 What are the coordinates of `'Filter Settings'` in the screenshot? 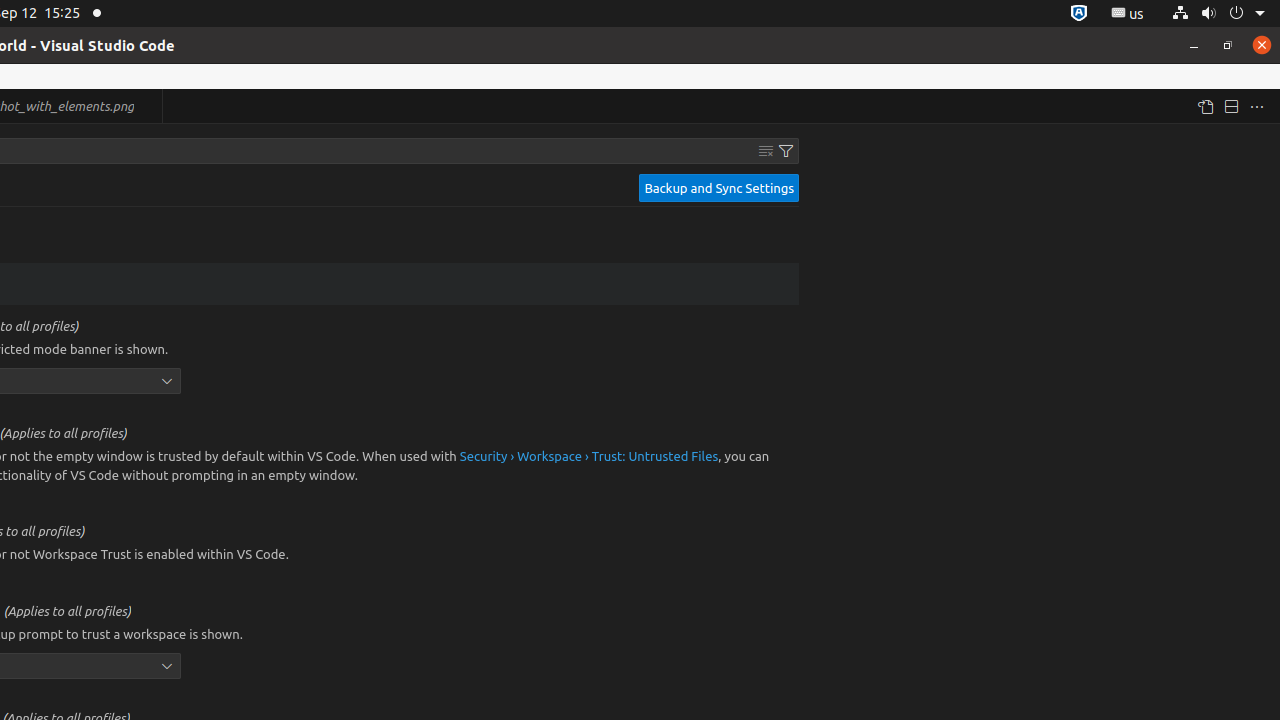 It's located at (785, 149).